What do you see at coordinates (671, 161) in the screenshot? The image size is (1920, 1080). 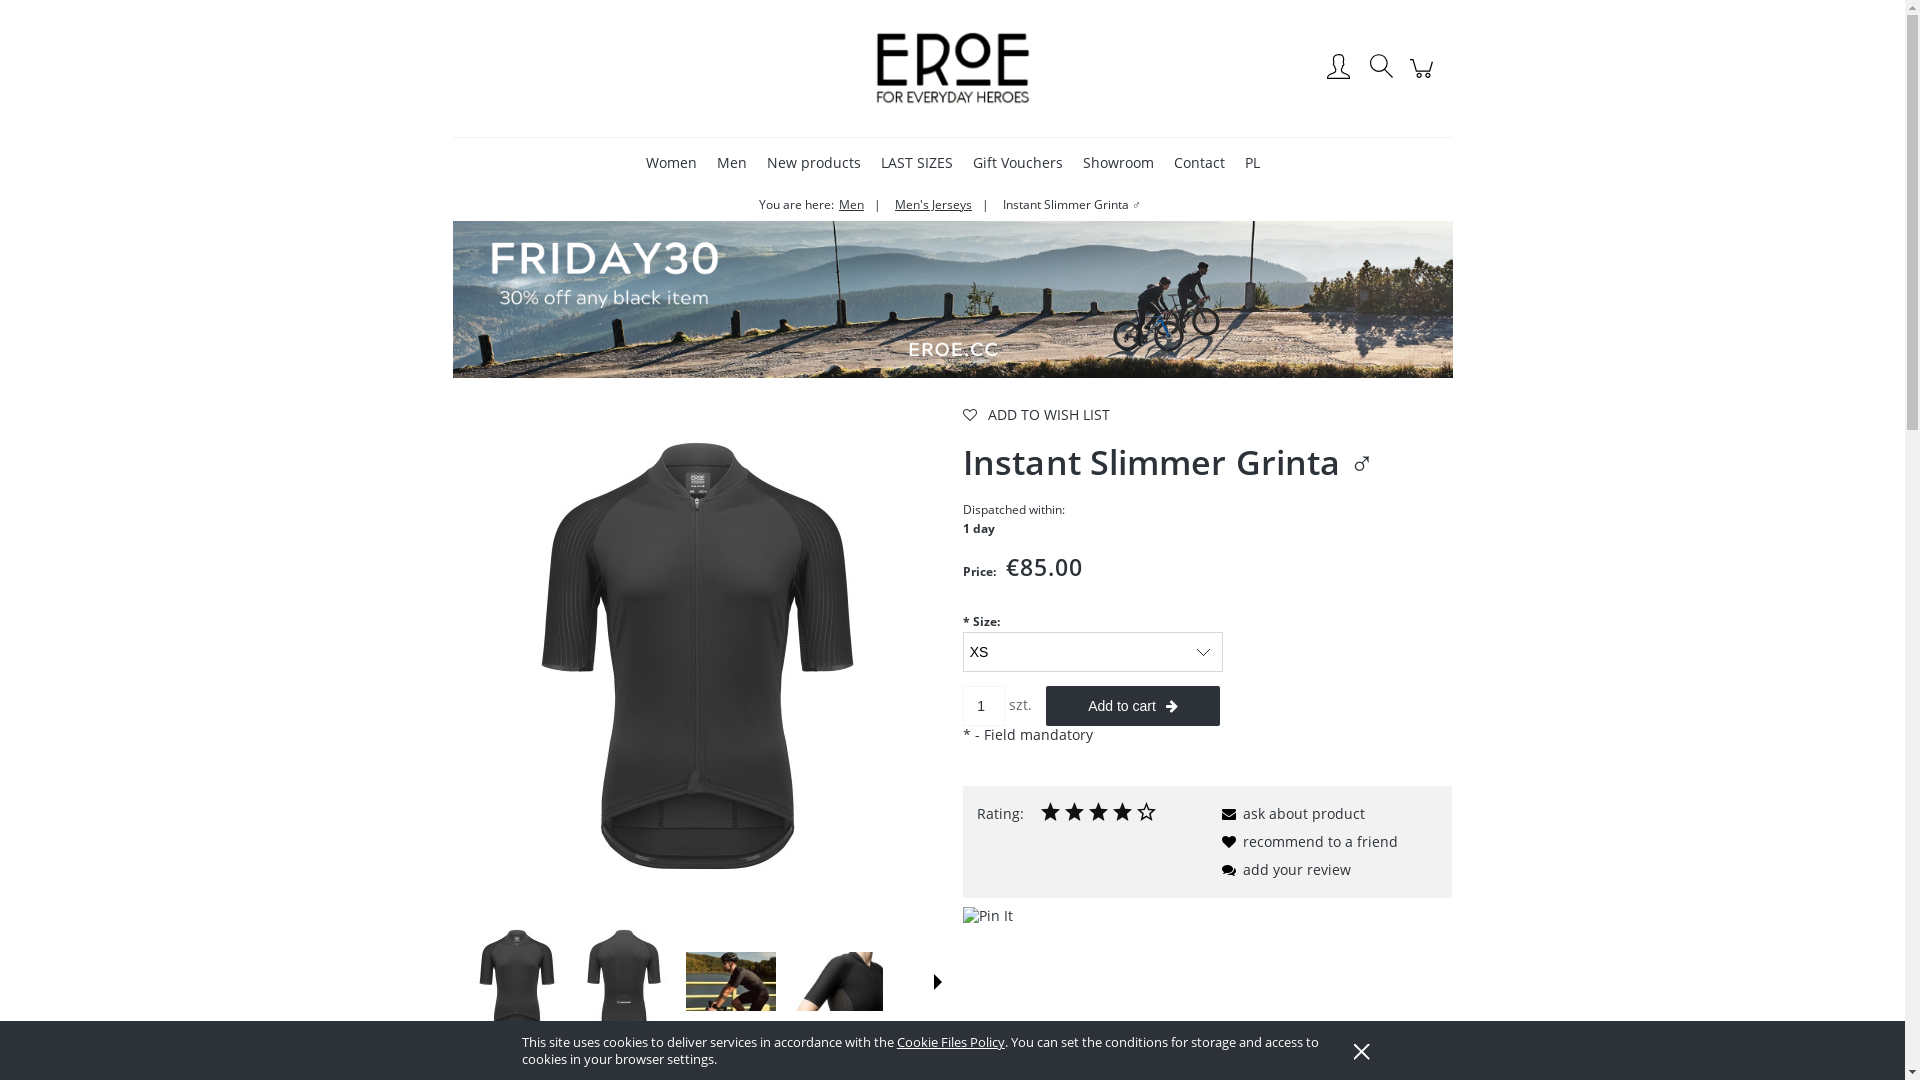 I see `'Women'` at bounding box center [671, 161].